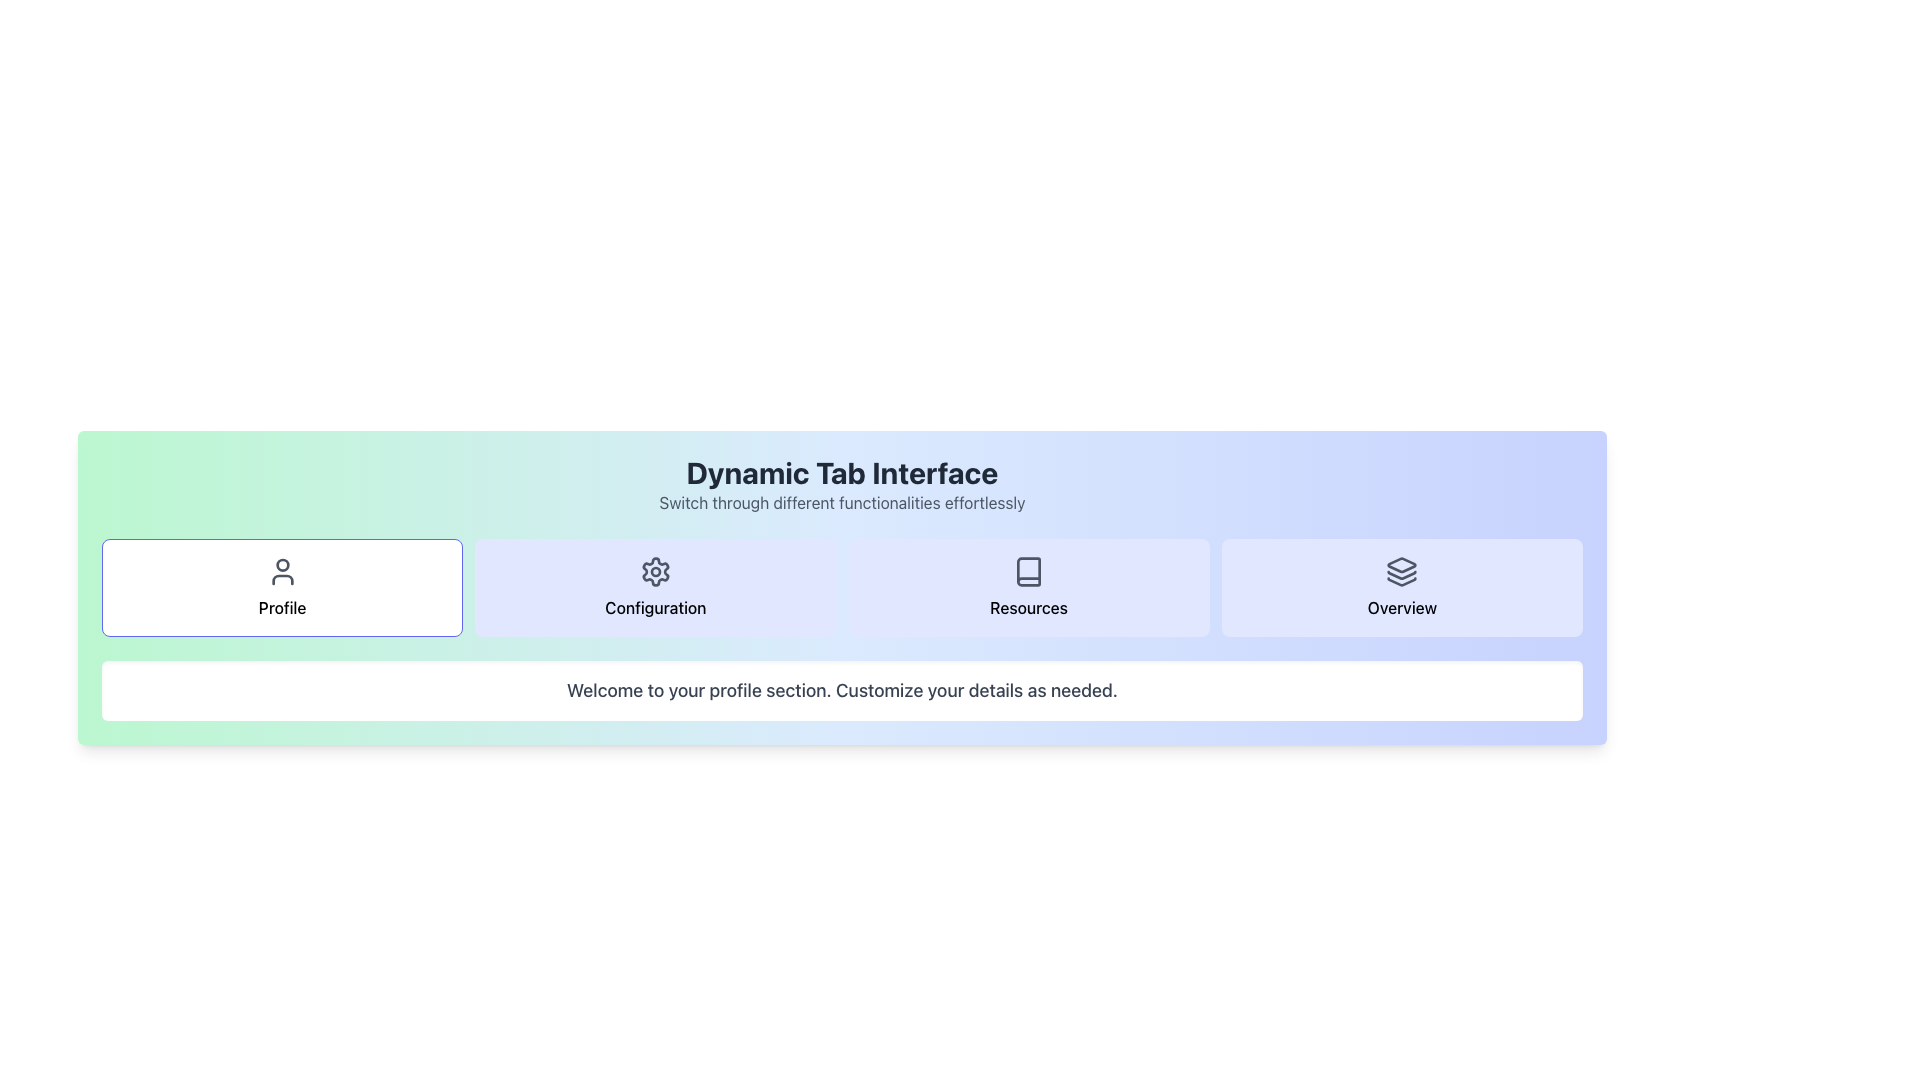 The width and height of the screenshot is (1920, 1080). Describe the element at coordinates (842, 473) in the screenshot. I see `the Text Label that serves as a title or heading, located in the header section above the subtitle 'Switch through different functionalities effortlessly'` at that location.